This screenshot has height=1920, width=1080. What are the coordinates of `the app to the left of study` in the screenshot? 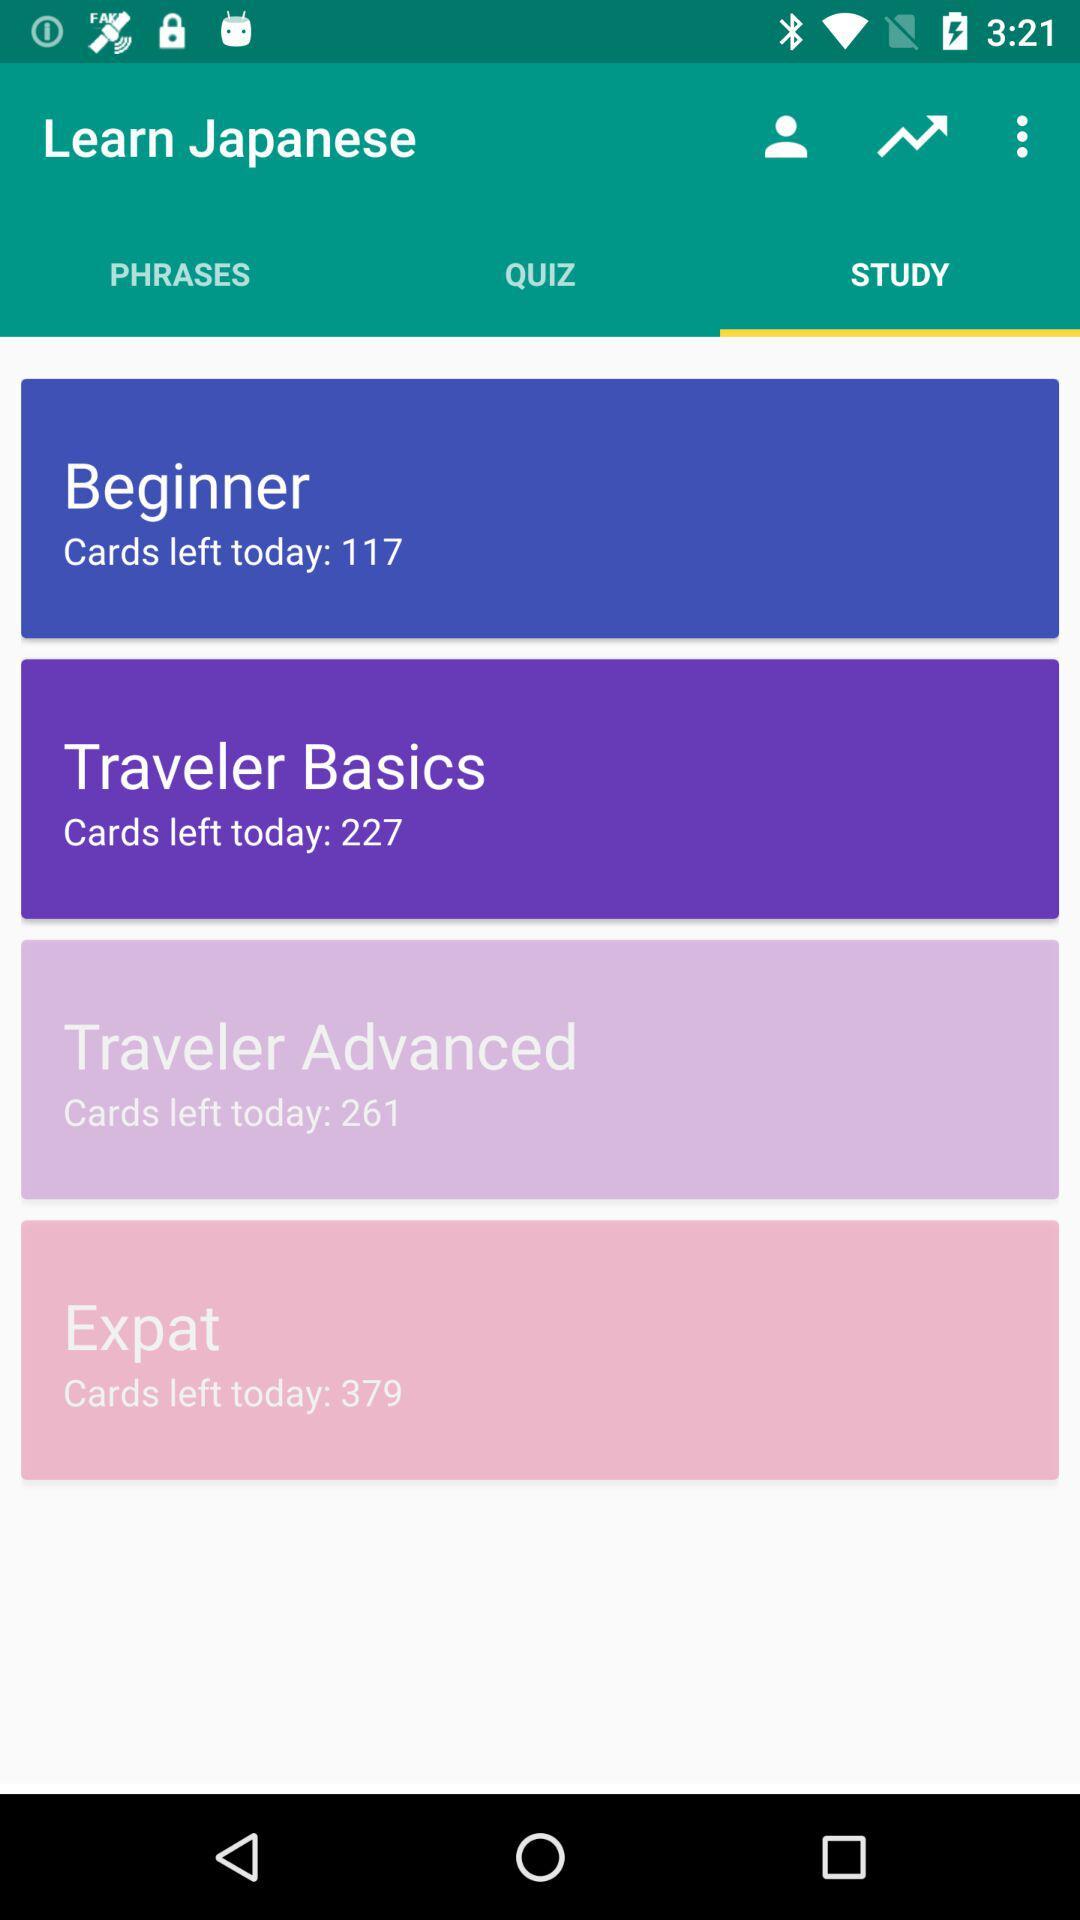 It's located at (540, 272).